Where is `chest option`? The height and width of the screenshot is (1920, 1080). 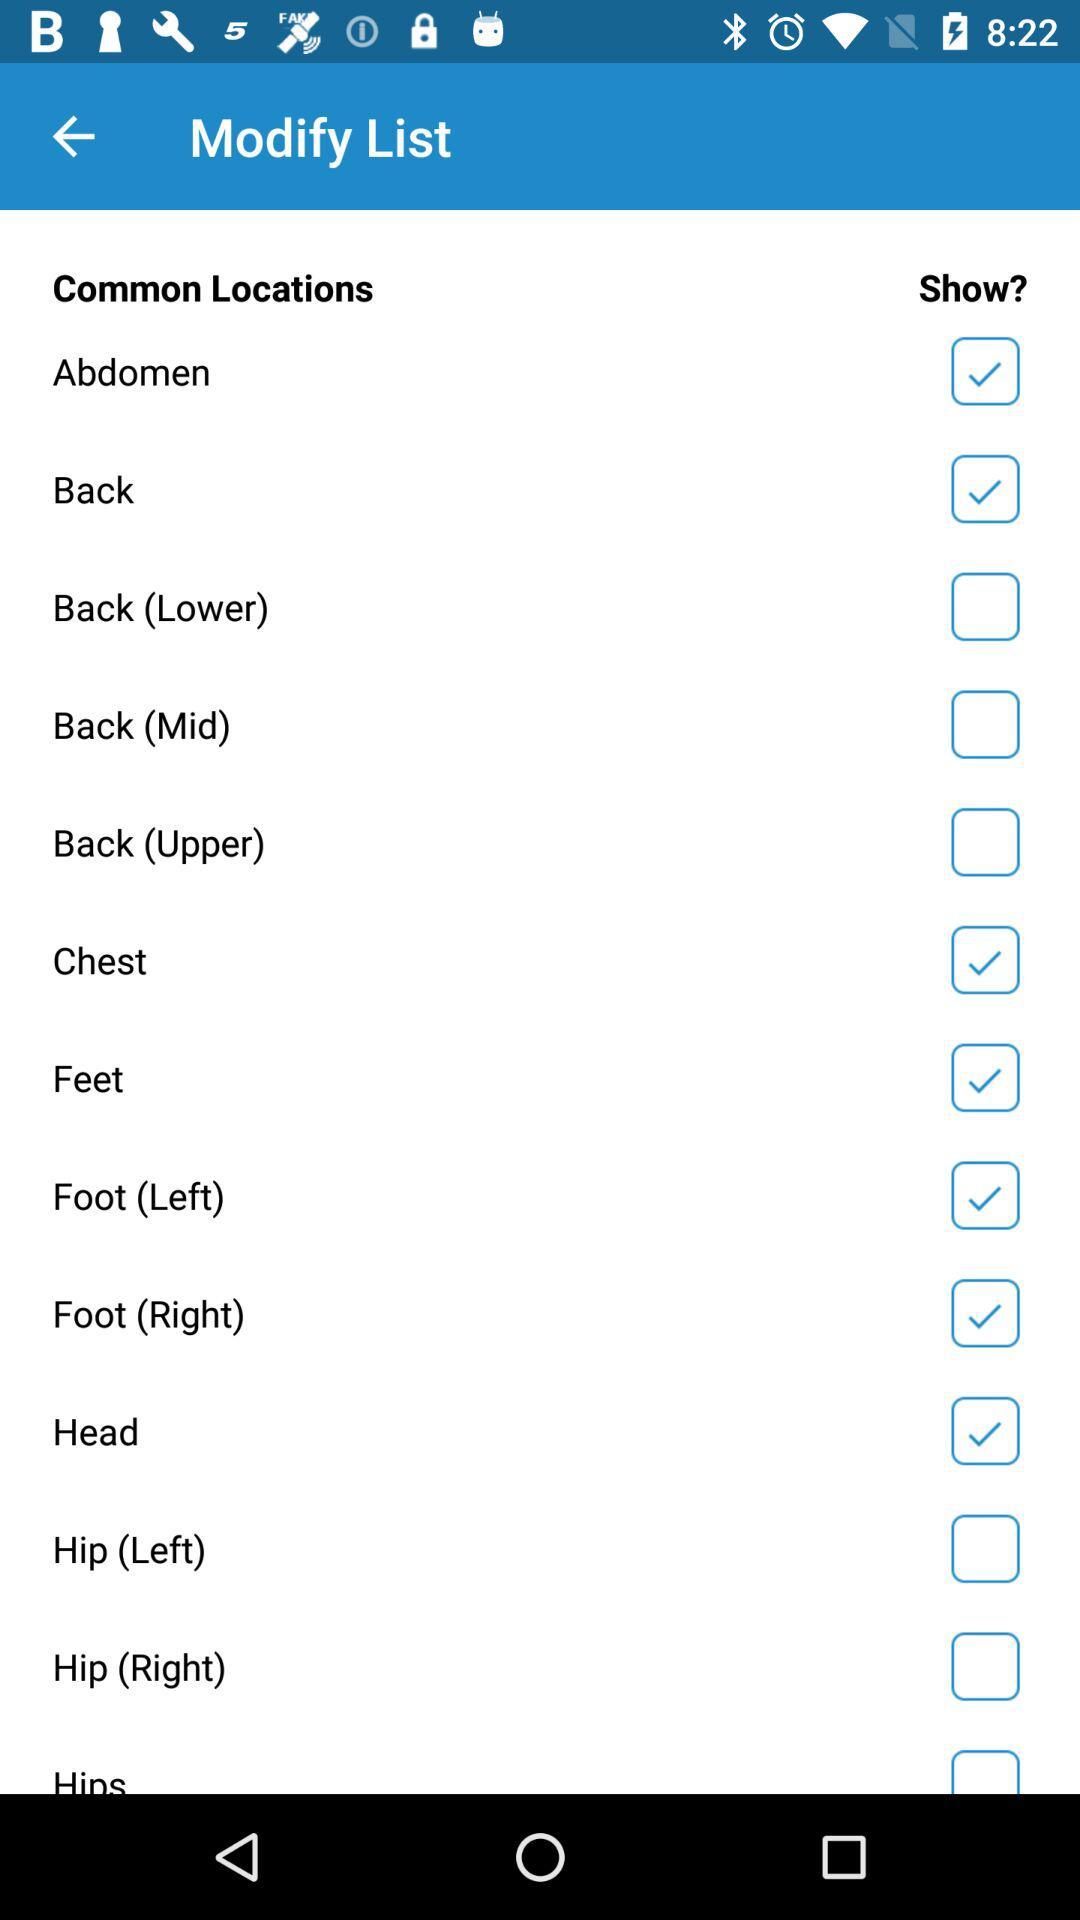 chest option is located at coordinates (984, 960).